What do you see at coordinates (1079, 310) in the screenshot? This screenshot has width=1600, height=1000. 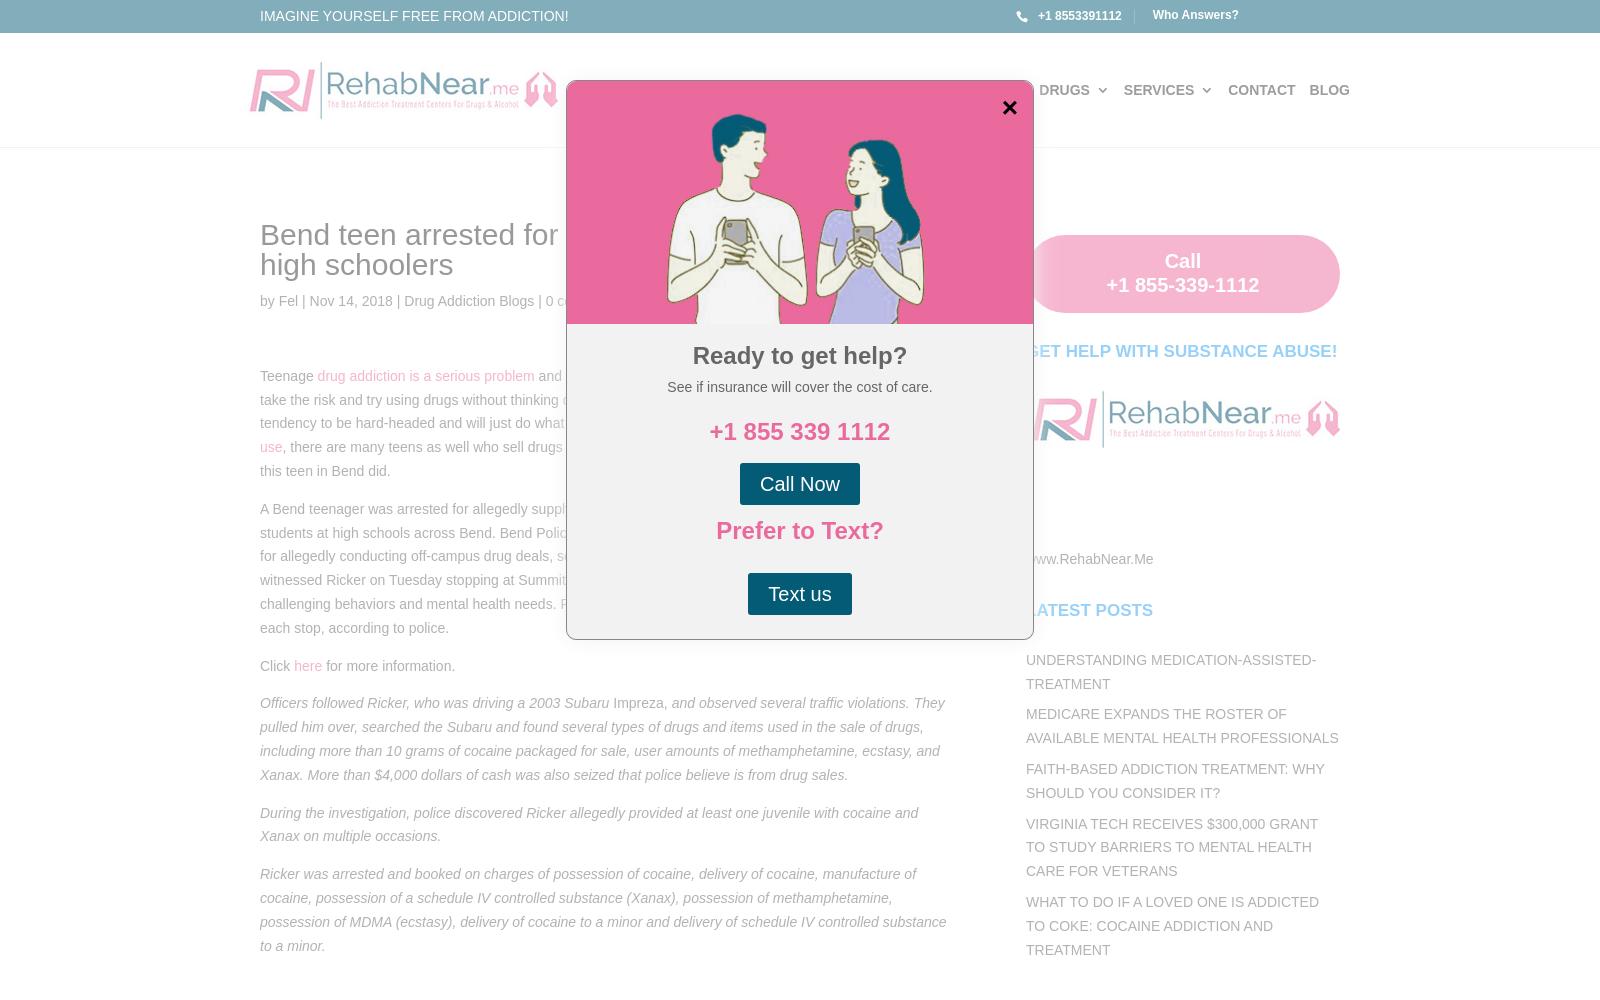 I see `'60 Day Drug Rehabs'` at bounding box center [1079, 310].